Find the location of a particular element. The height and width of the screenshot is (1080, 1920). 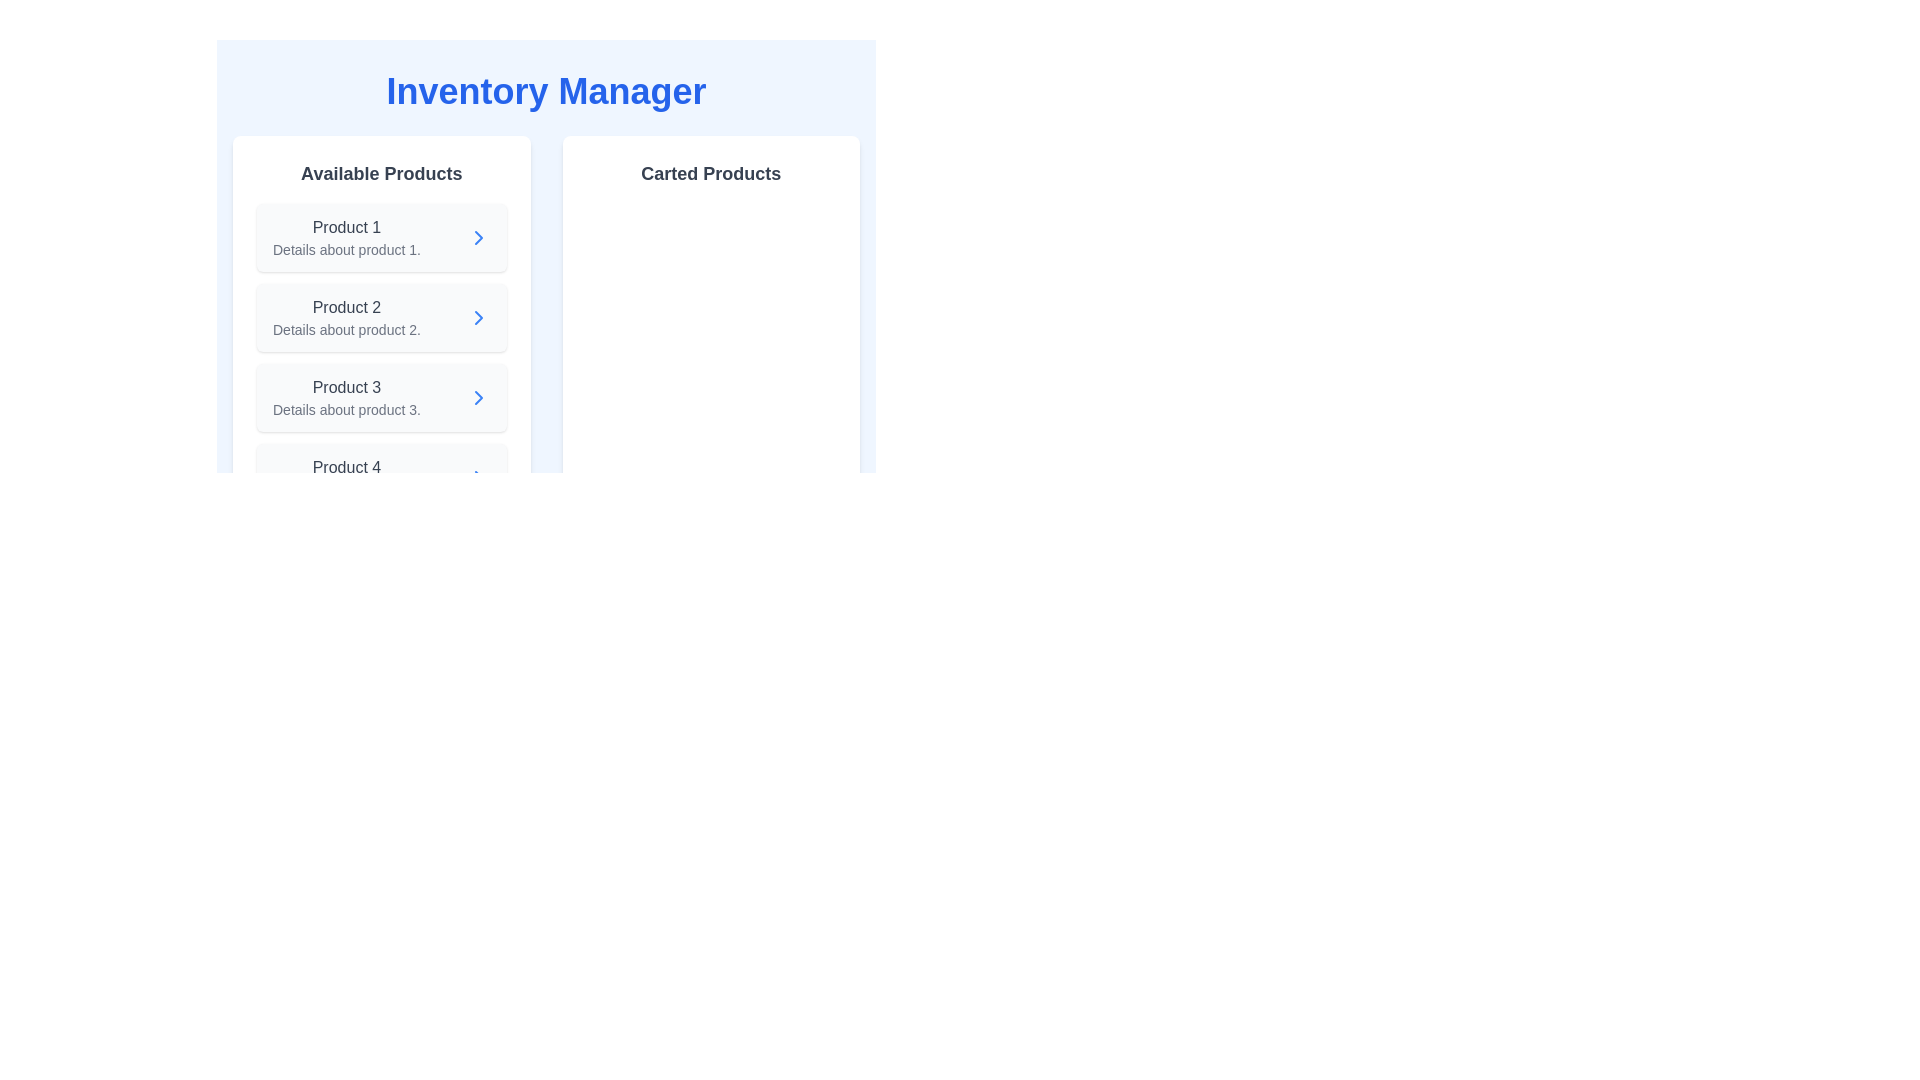

the text label displaying 'Product 2', which is styled in a medium-weight gray font and is the second product entry under 'Available Products' is located at coordinates (346, 308).